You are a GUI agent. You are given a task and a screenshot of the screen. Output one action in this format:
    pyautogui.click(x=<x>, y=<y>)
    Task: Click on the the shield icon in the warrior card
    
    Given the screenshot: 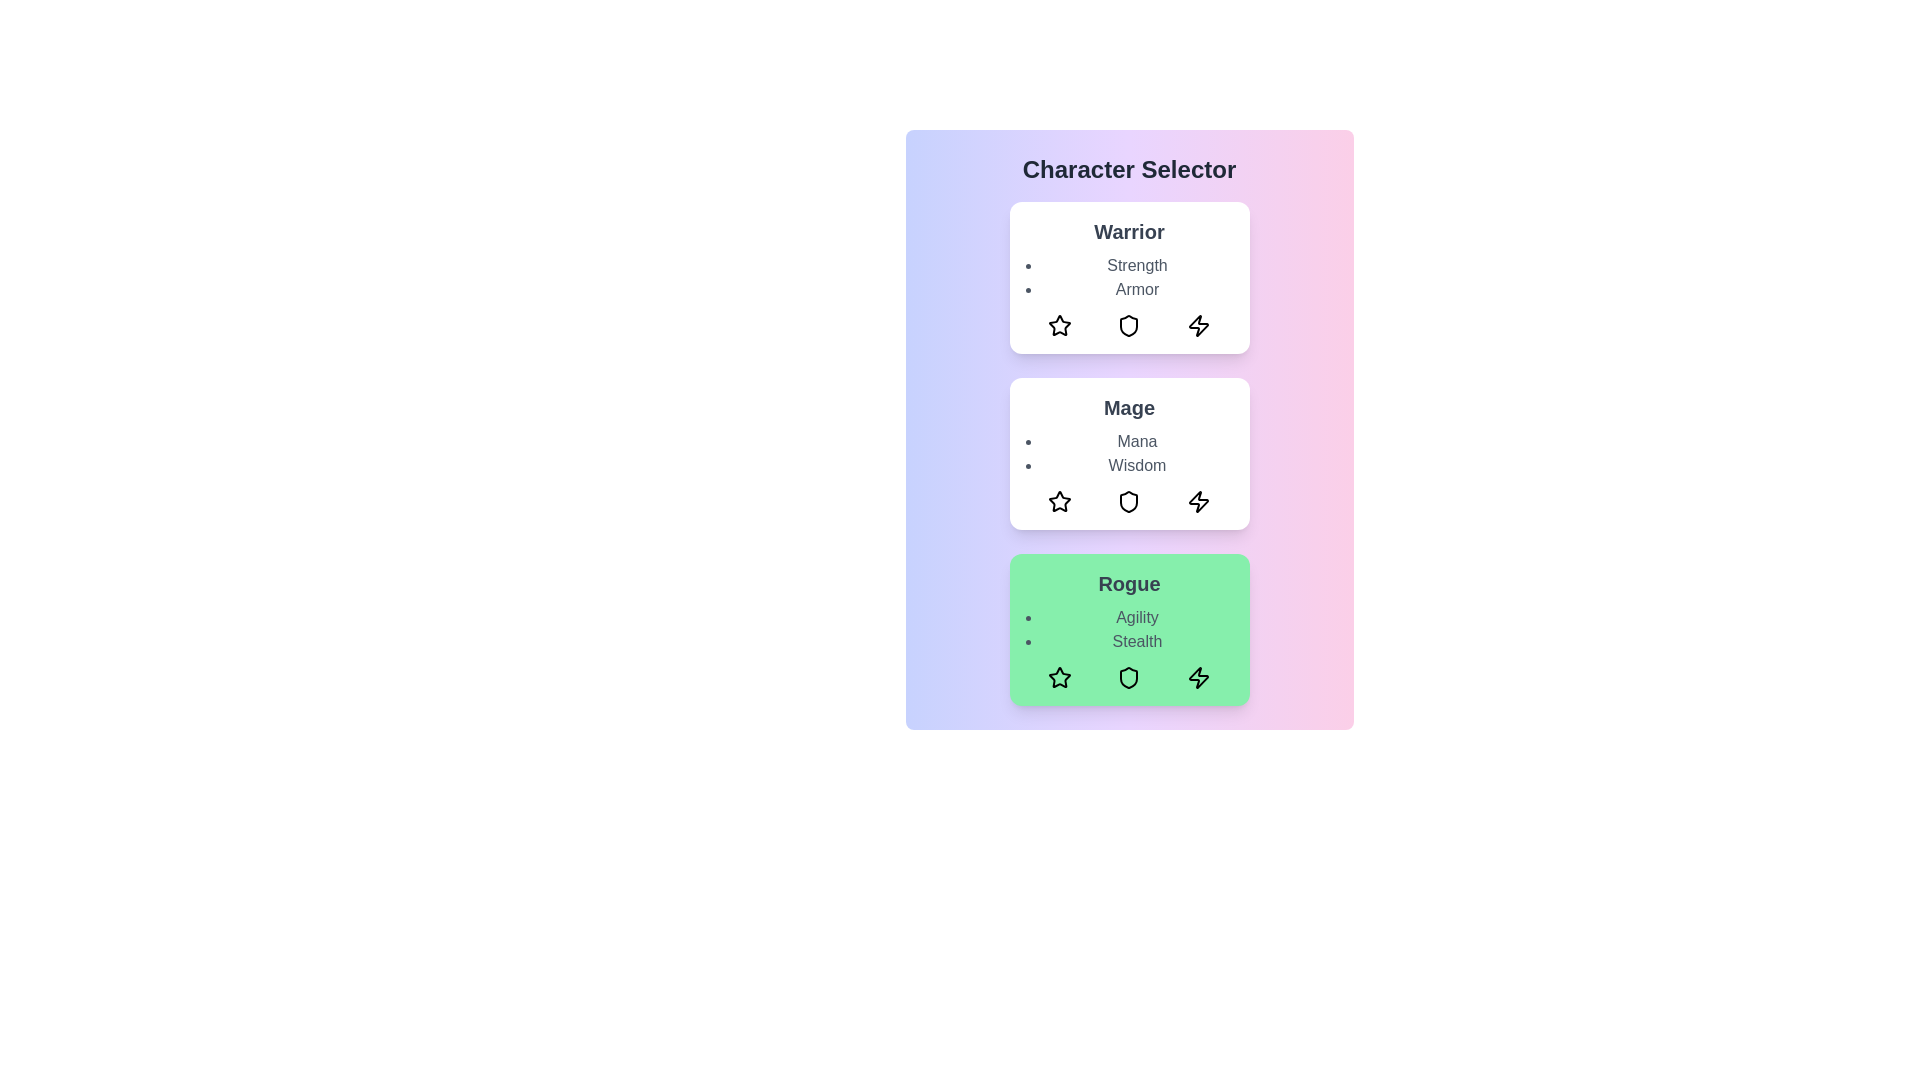 What is the action you would take?
    pyautogui.click(x=1129, y=325)
    